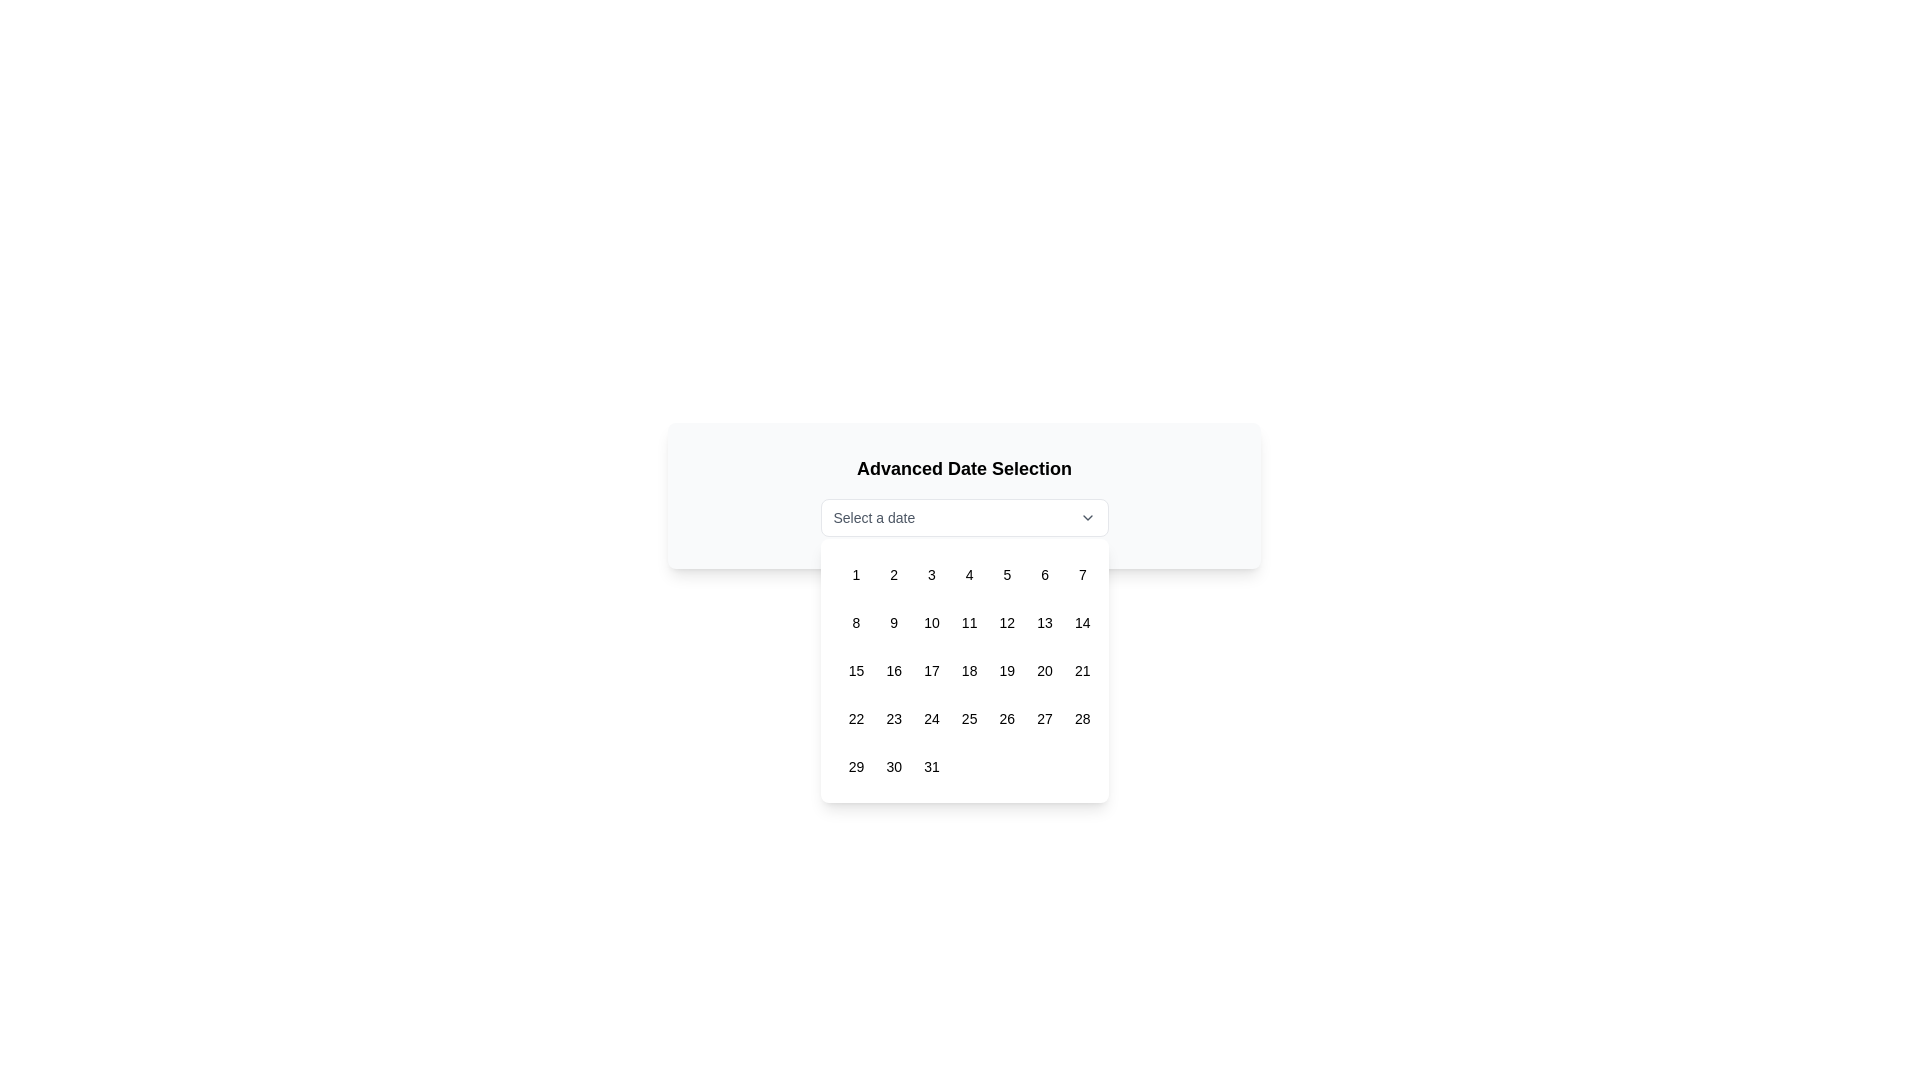  Describe the element at coordinates (856, 622) in the screenshot. I see `the button` at that location.